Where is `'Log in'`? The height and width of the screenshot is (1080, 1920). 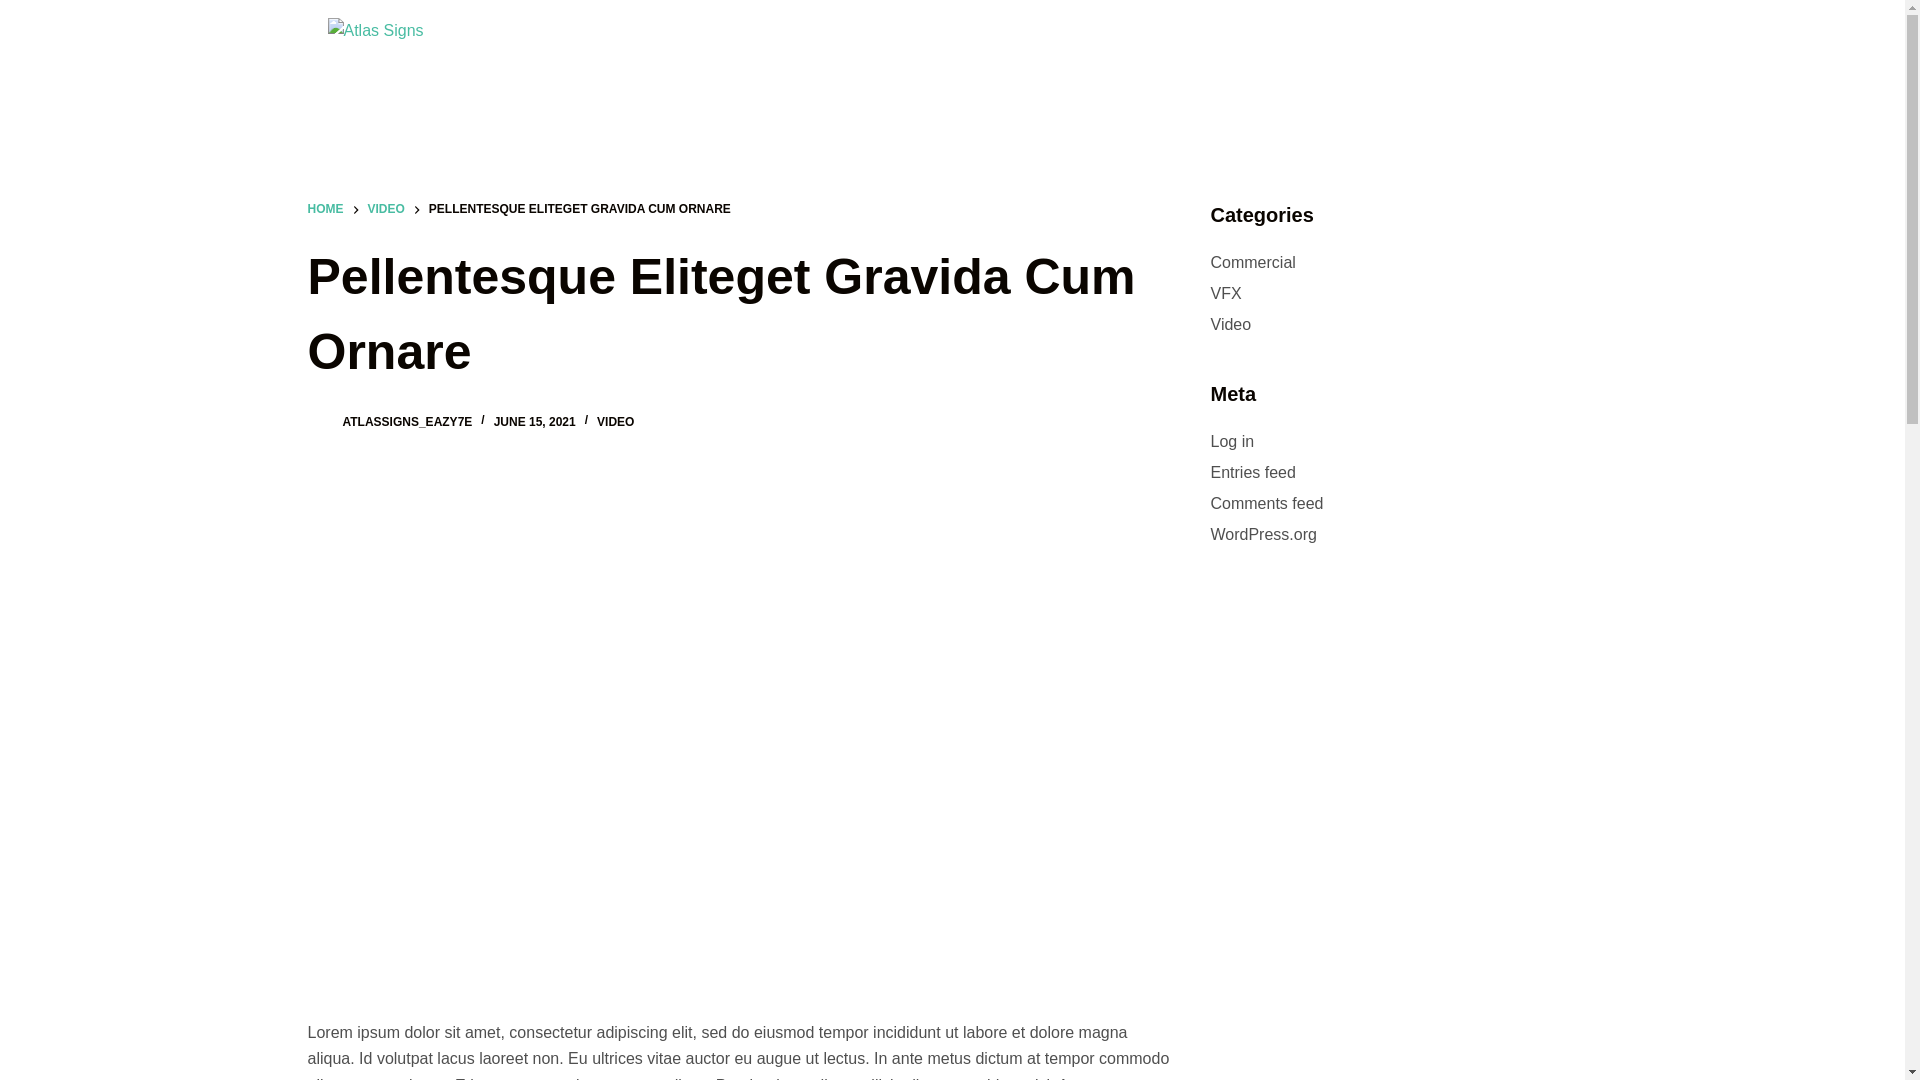 'Log in' is located at coordinates (1231, 440).